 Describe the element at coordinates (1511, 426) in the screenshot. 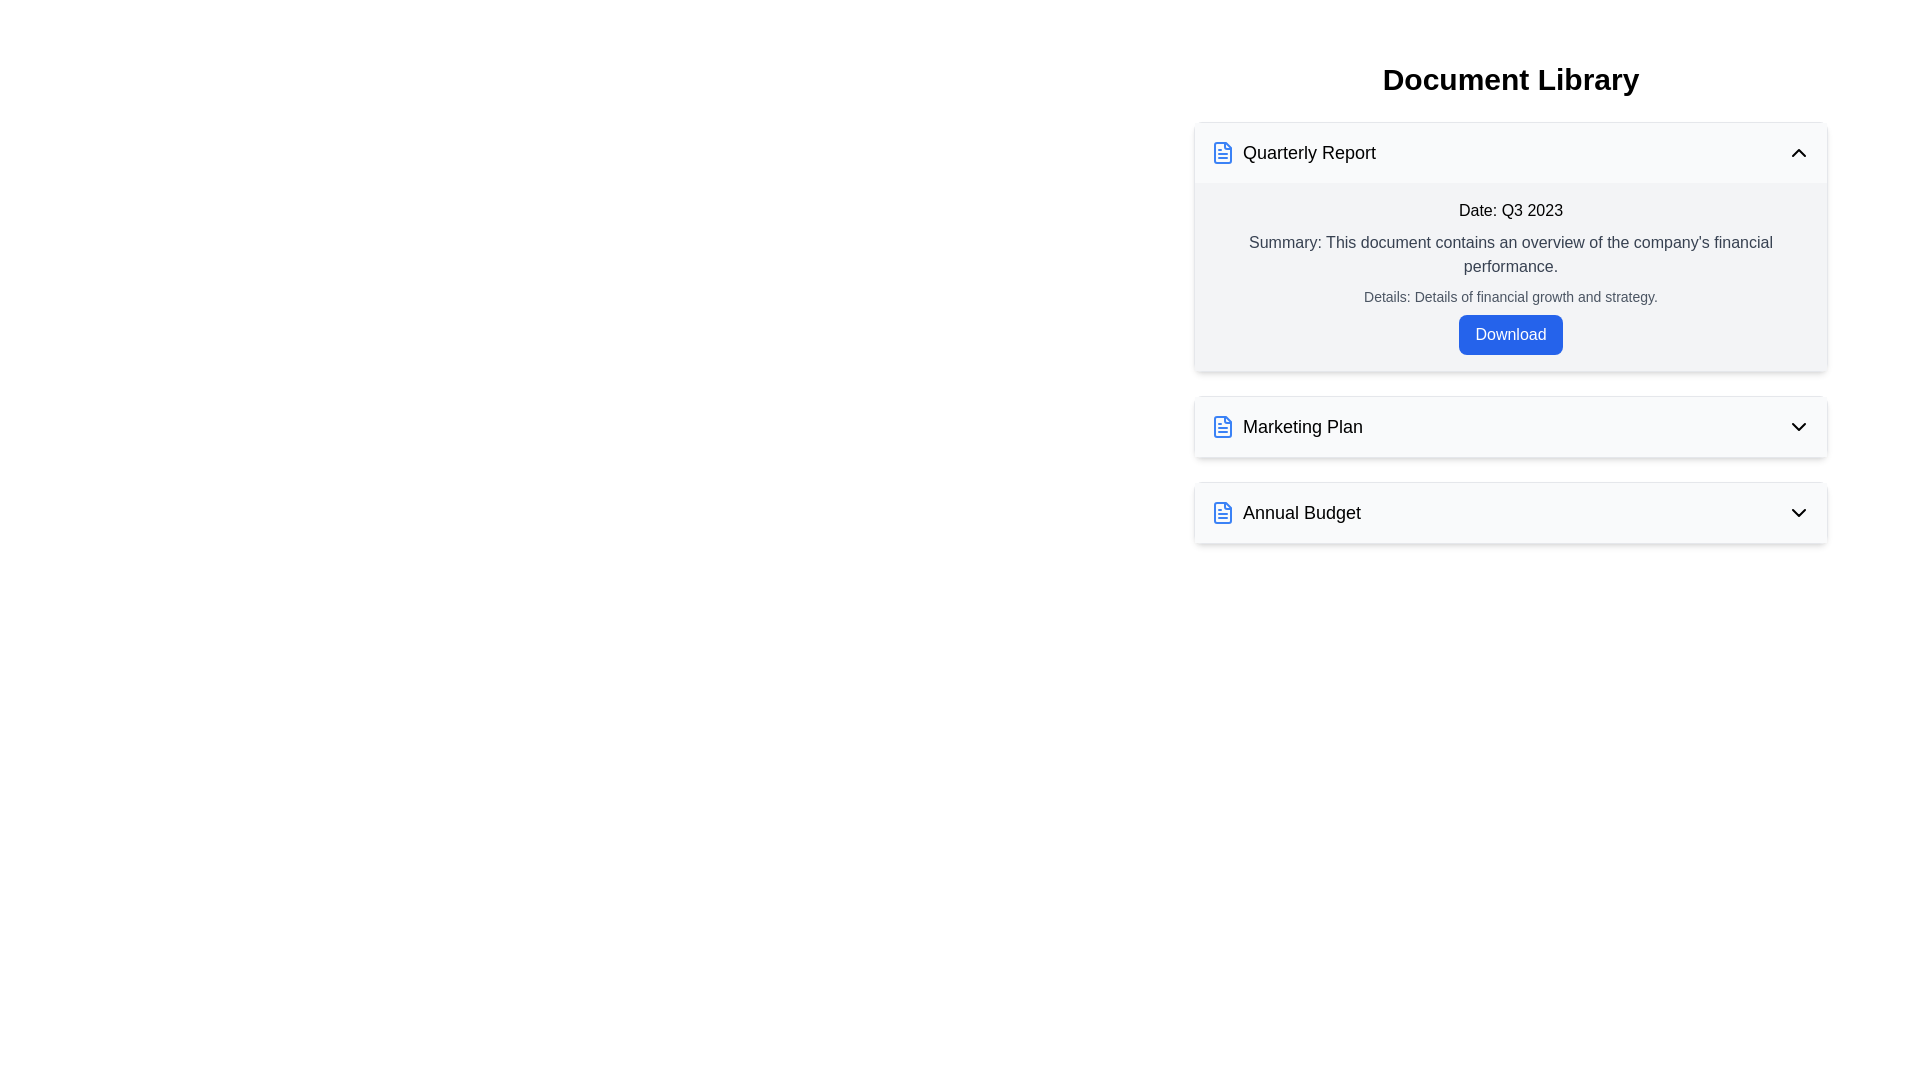

I see `the 'Marketing Plan' Expandable section header, which has a light gray background and a blue document icon` at that location.